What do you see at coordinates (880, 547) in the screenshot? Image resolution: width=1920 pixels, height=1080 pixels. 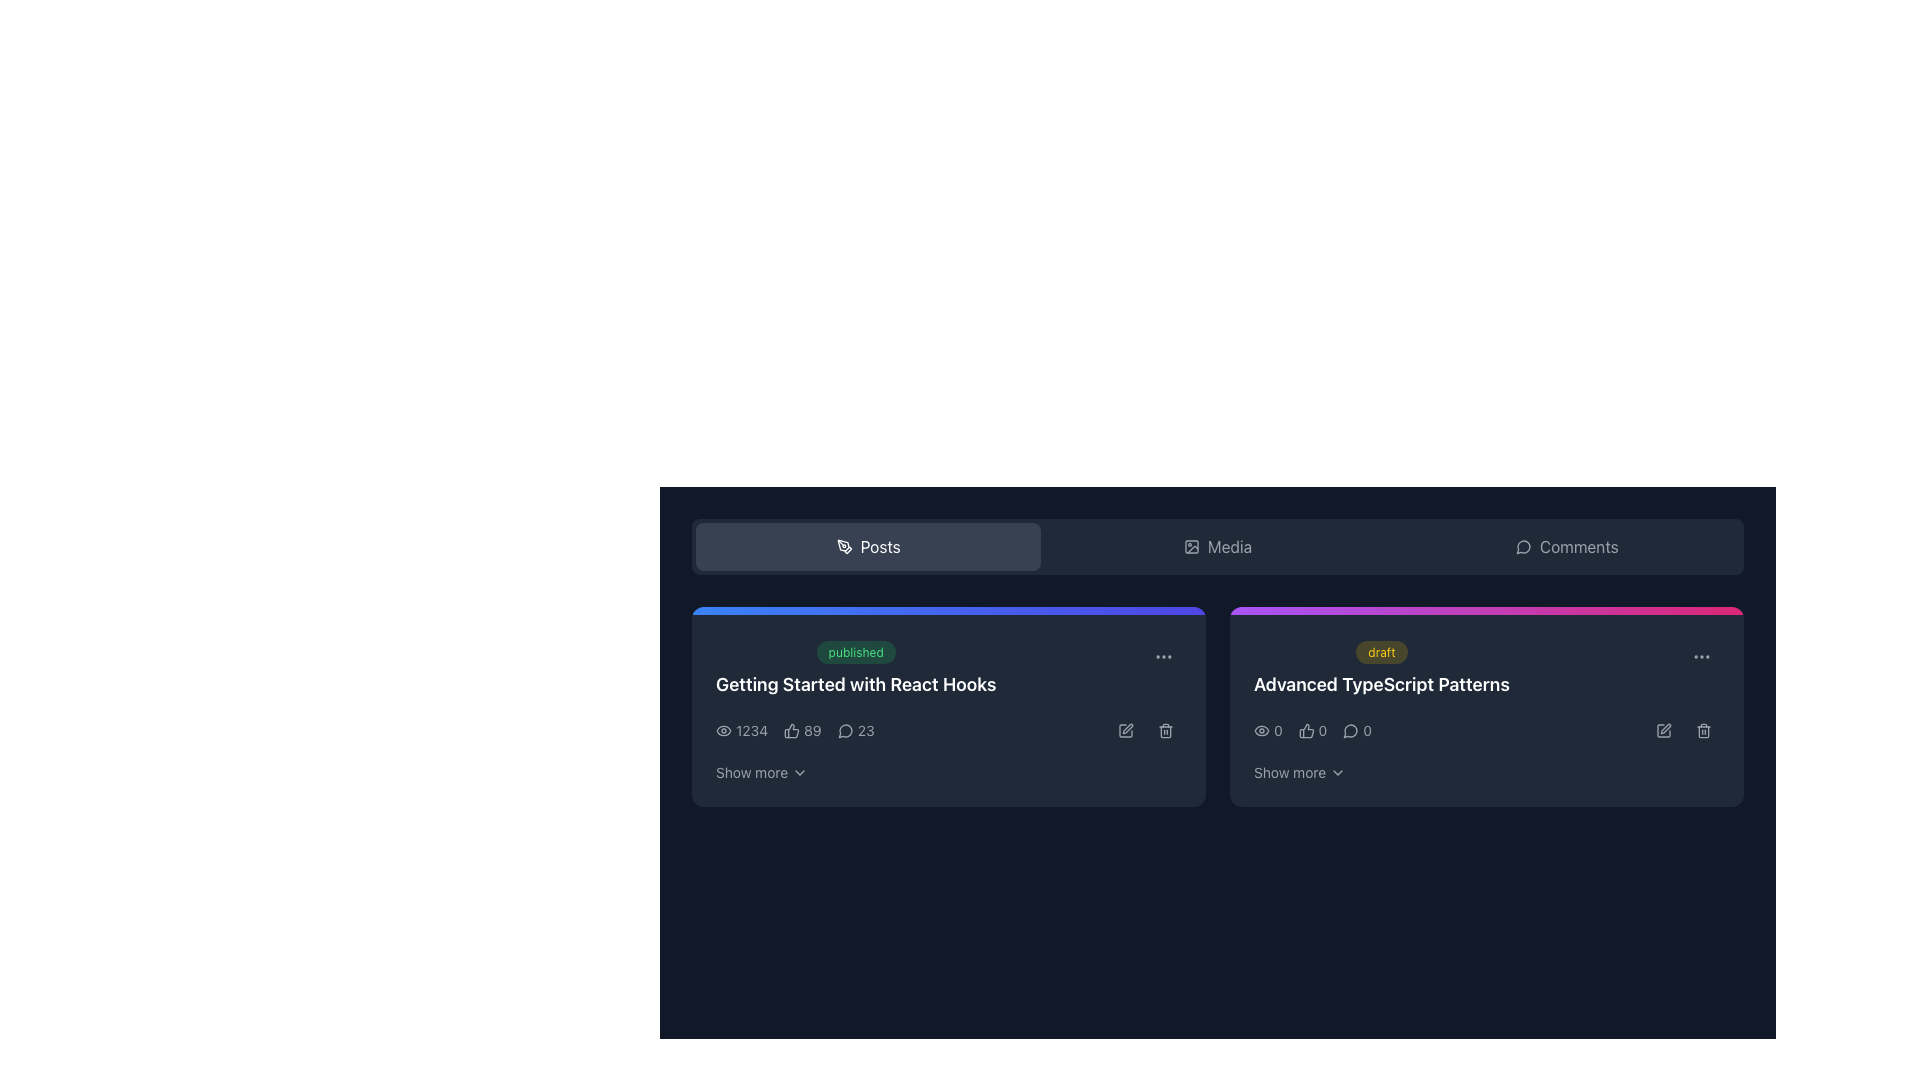 I see `the 'Posts' tab label` at bounding box center [880, 547].